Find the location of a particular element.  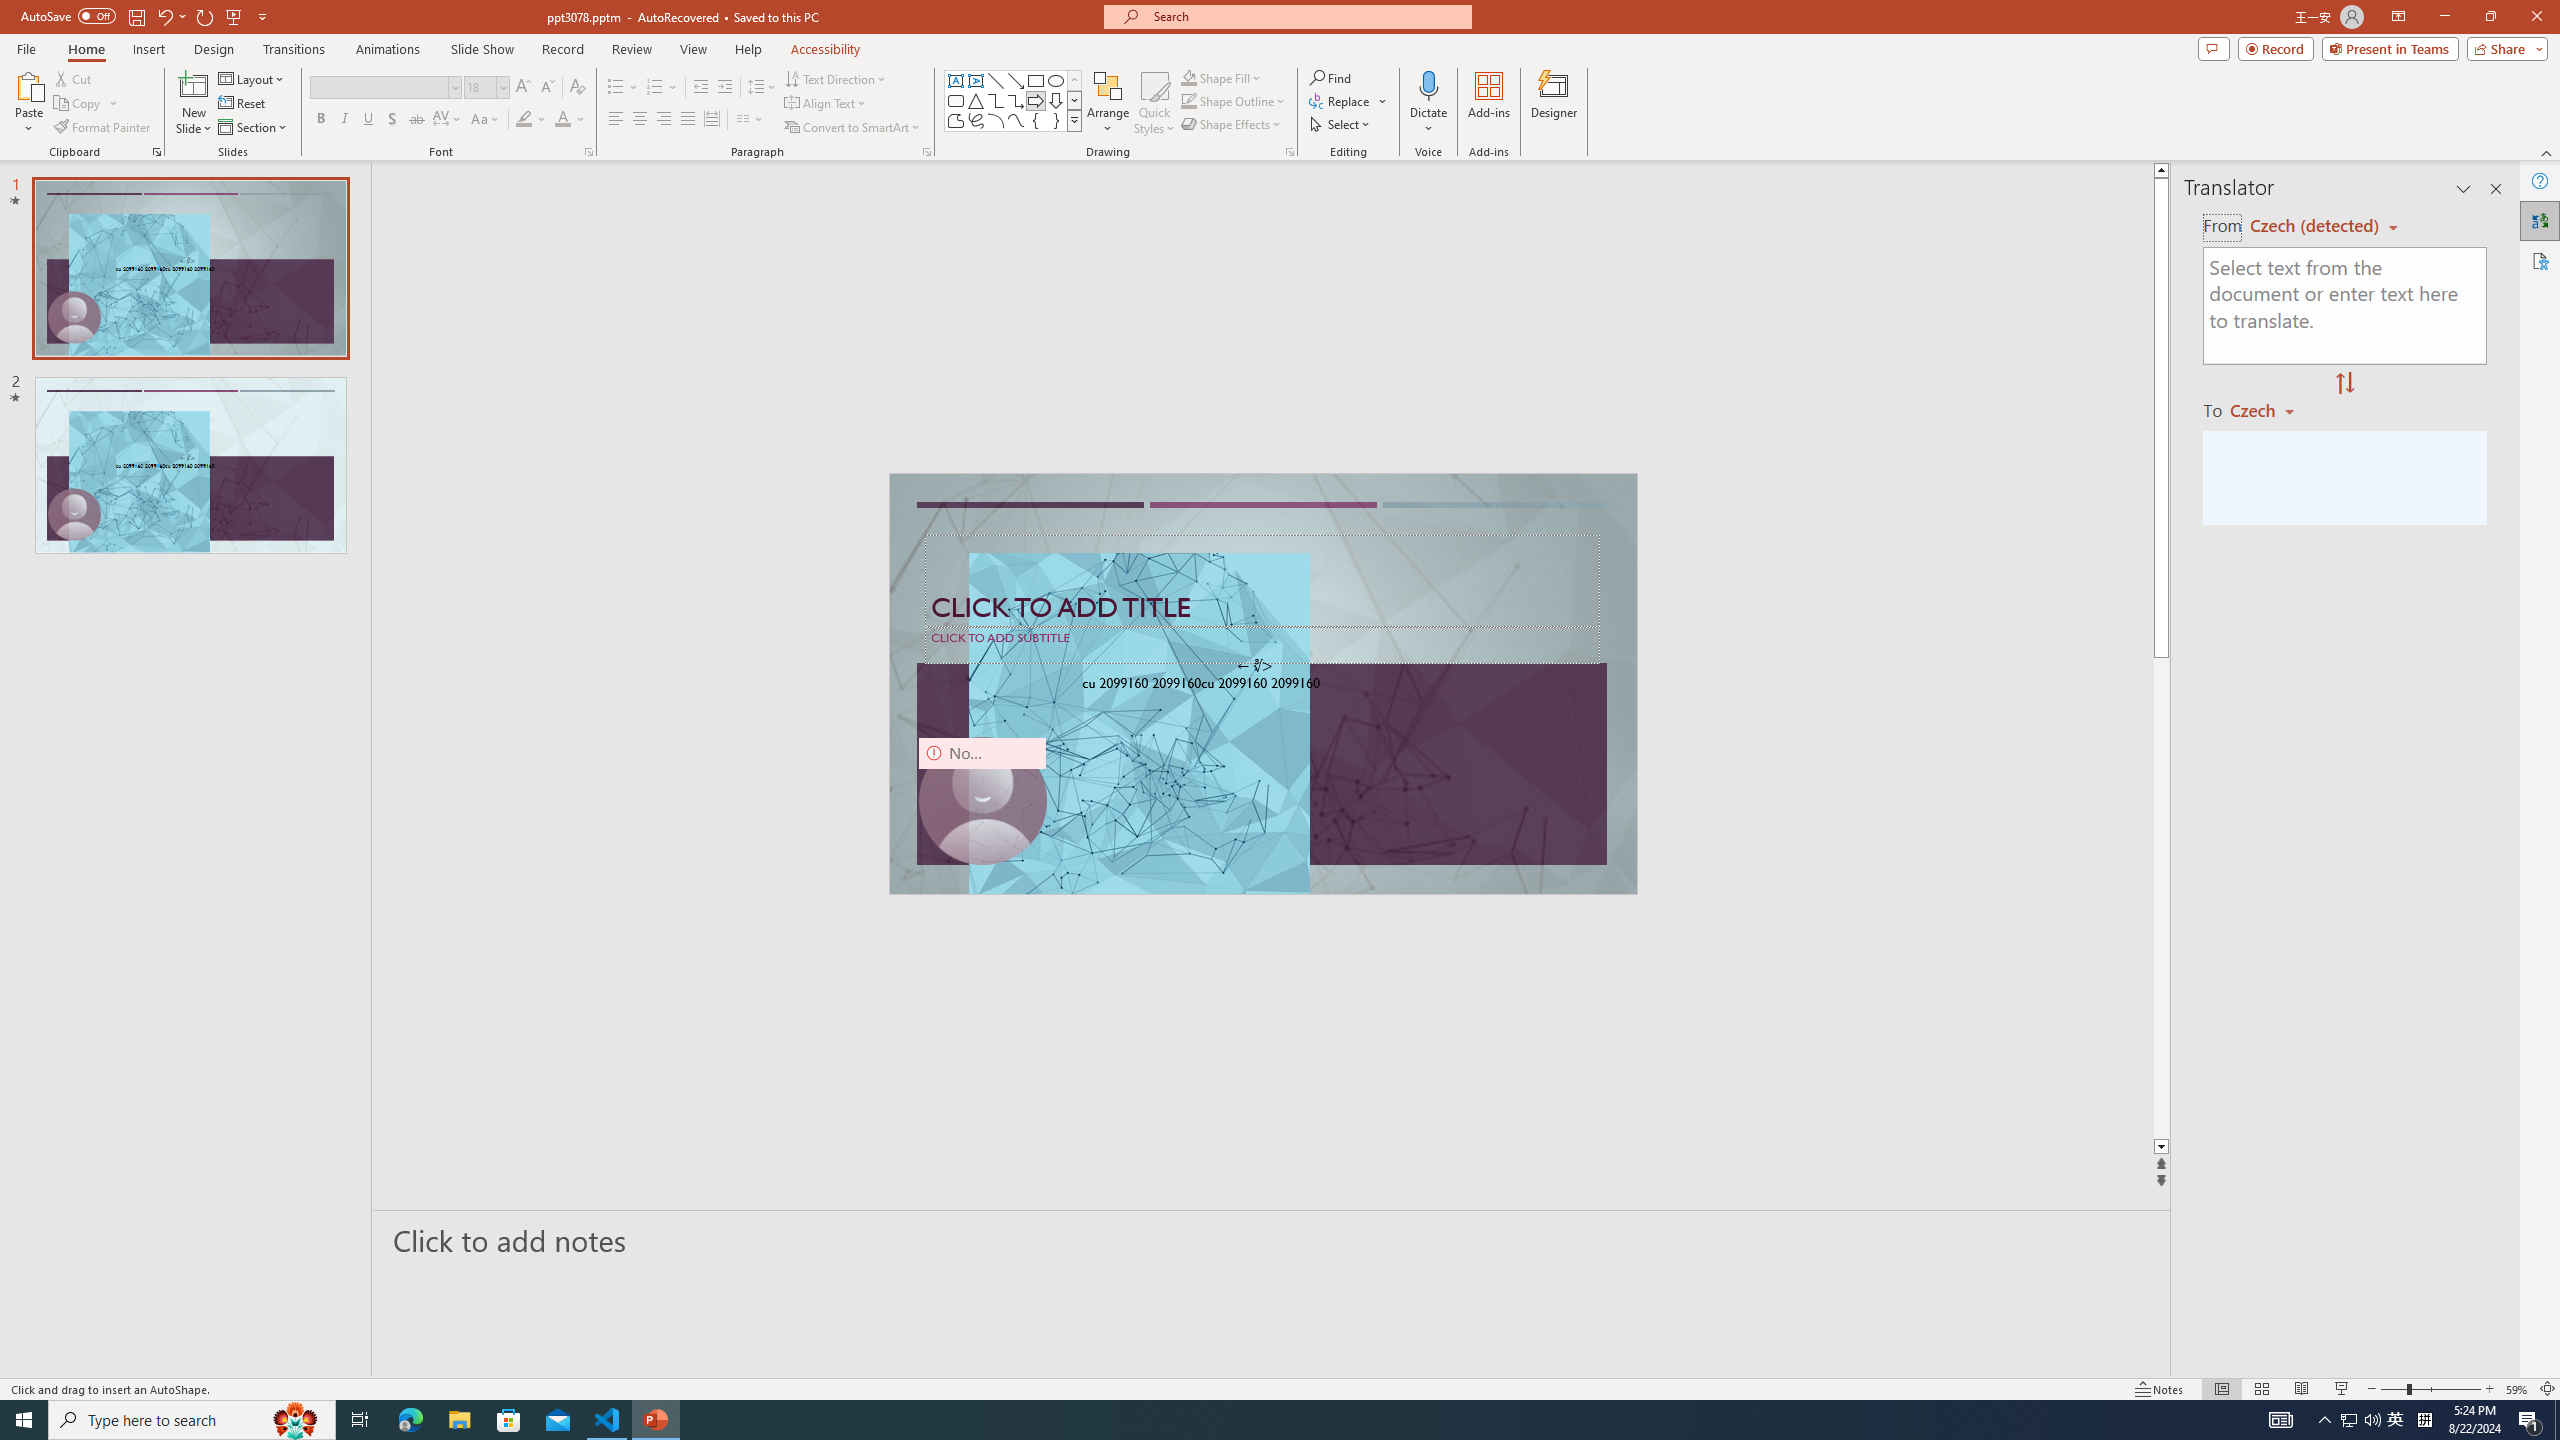

'Shape Outline Green, Accent 1' is located at coordinates (1189, 99).